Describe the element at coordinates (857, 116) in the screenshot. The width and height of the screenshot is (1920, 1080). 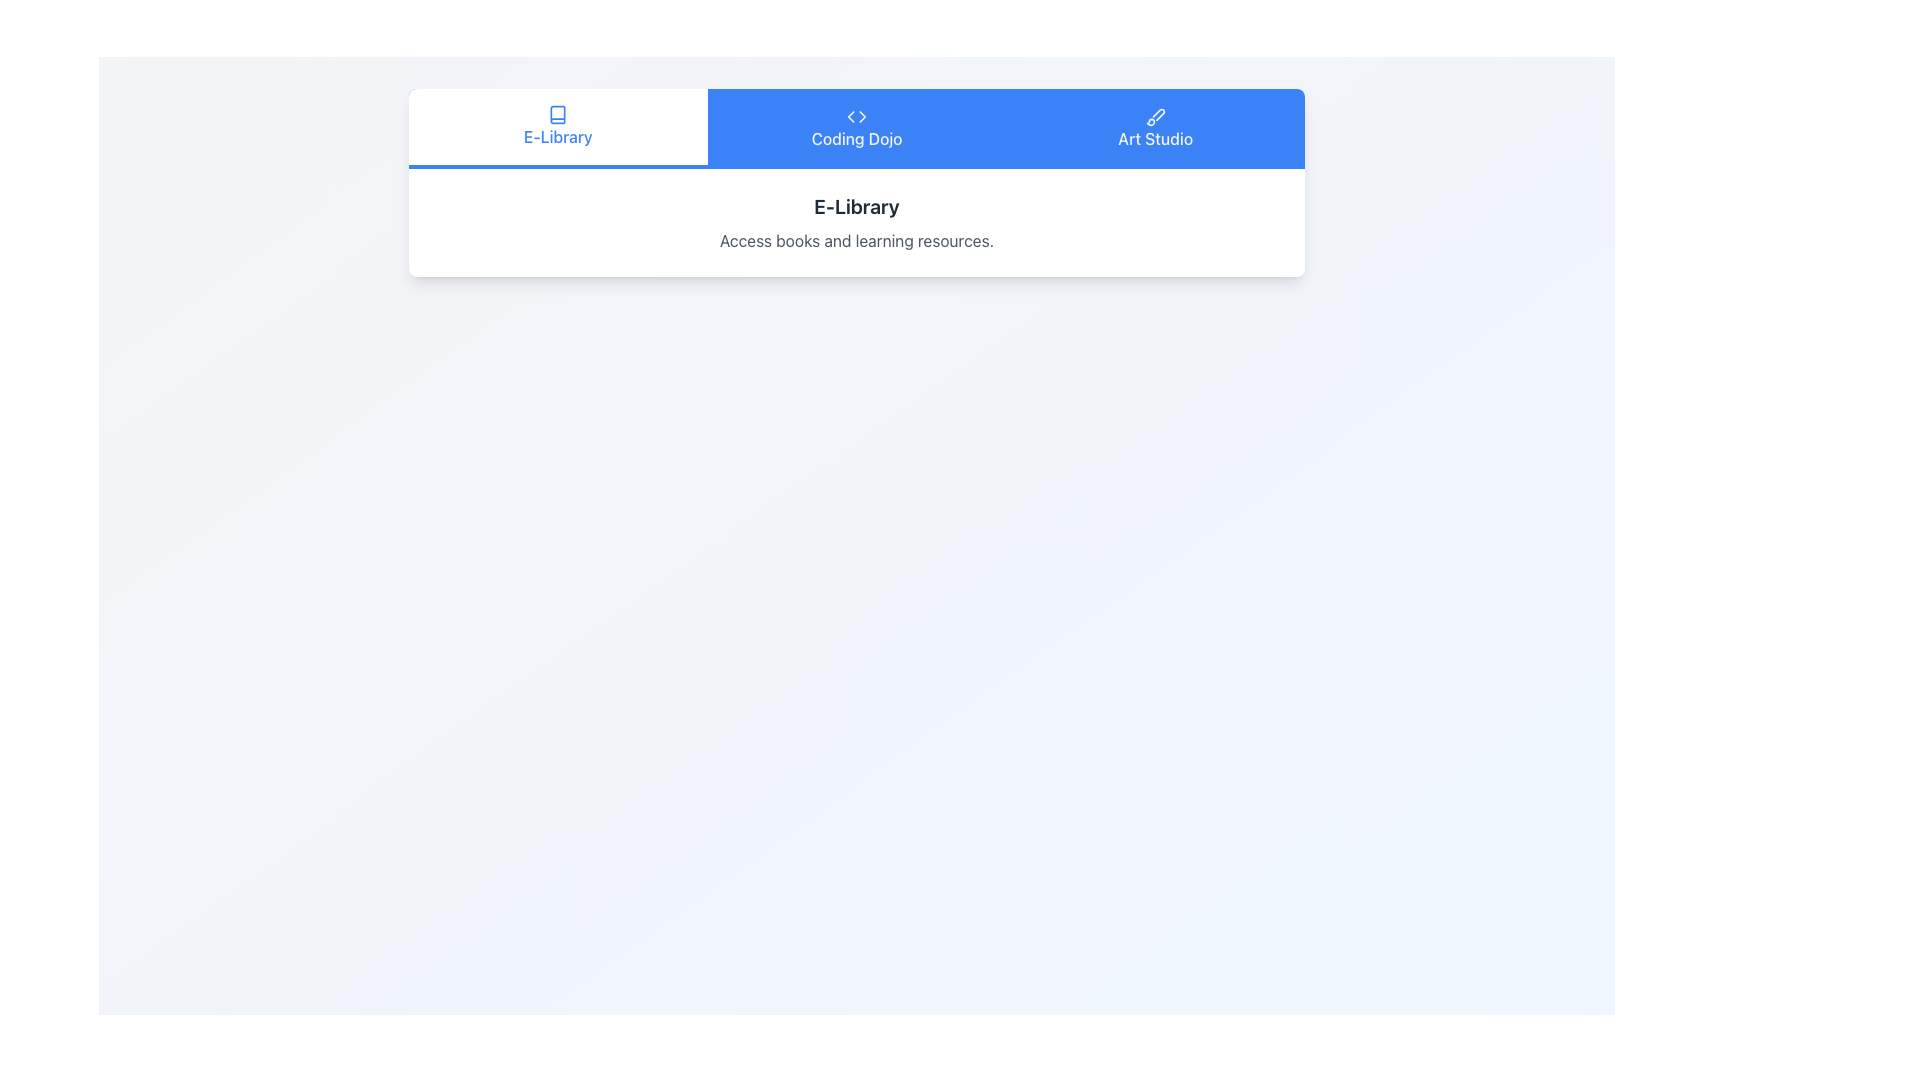
I see `the SVG icon depicting a pair of angle brackets with a blue background located in the 'Coding Dojo' section of the header navigation bar` at that location.